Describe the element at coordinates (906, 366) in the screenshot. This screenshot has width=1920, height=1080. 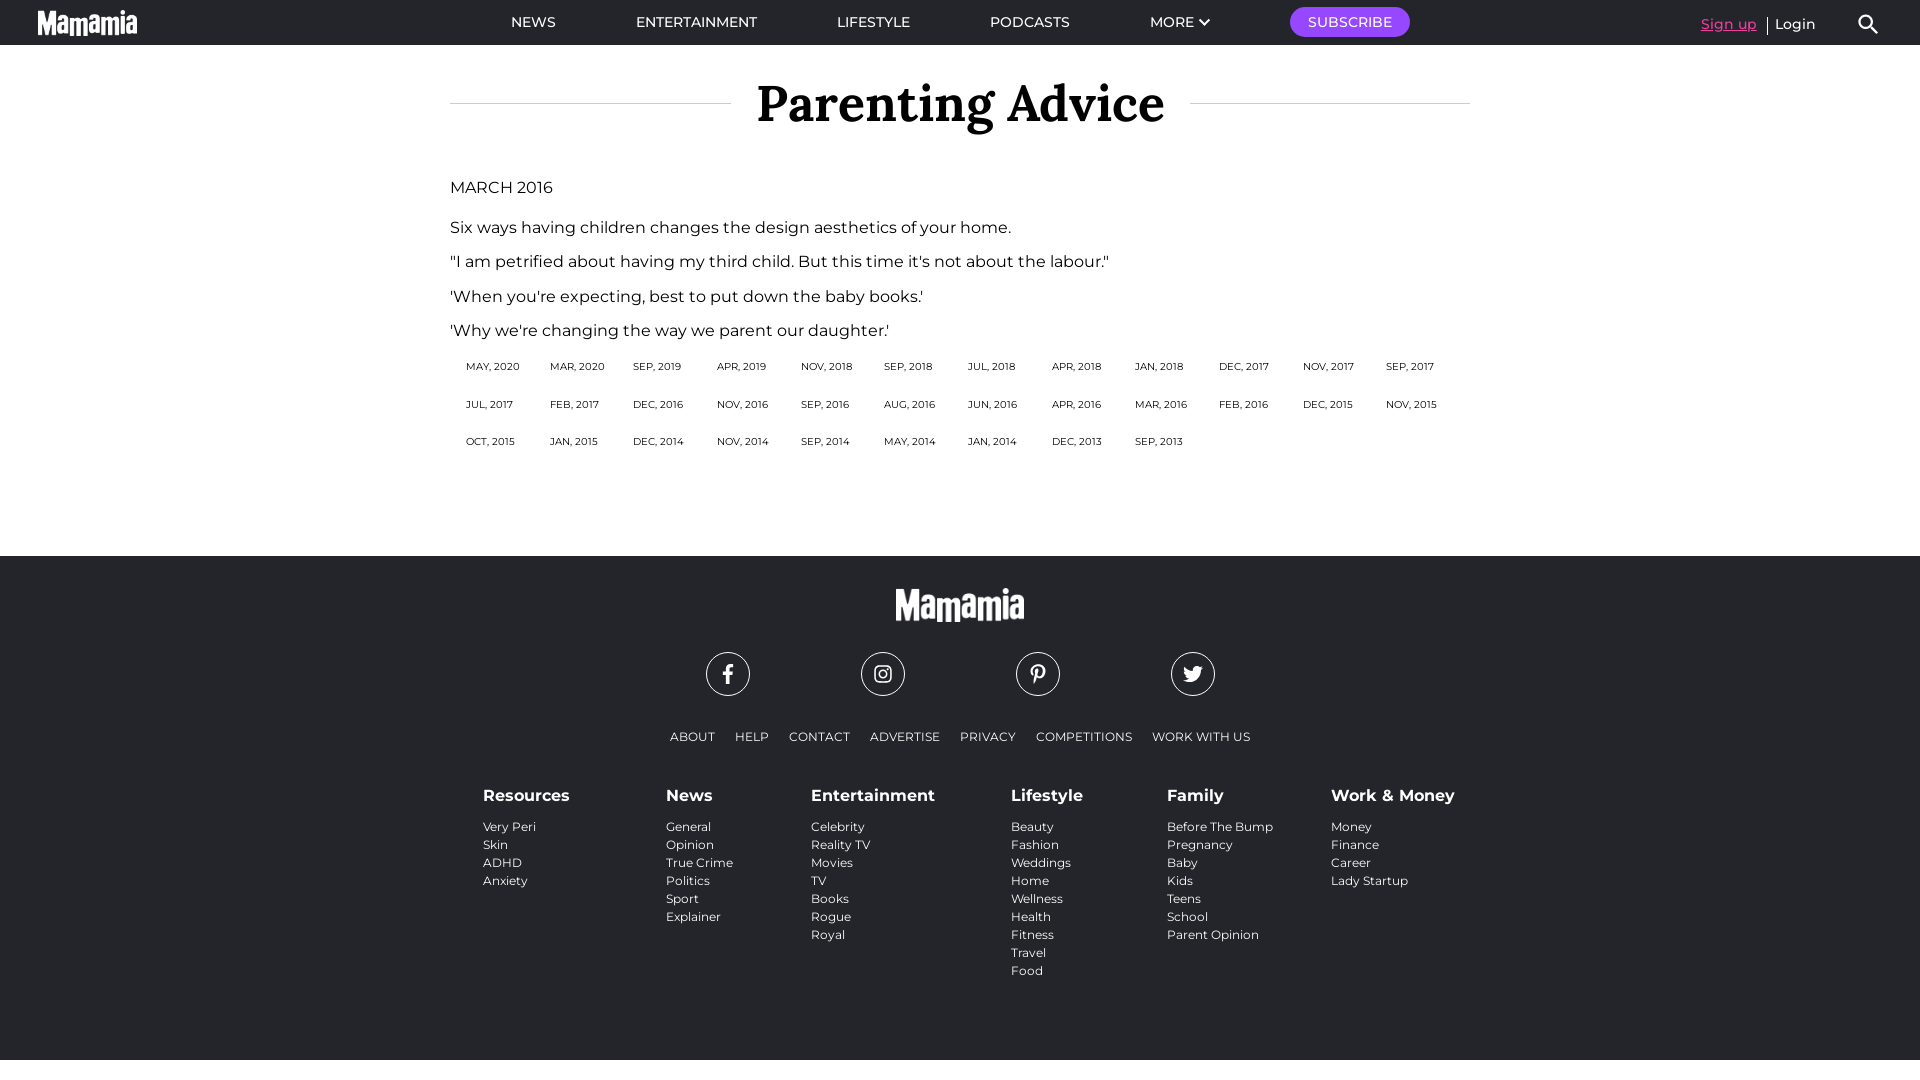
I see `'SEP, 2018'` at that location.